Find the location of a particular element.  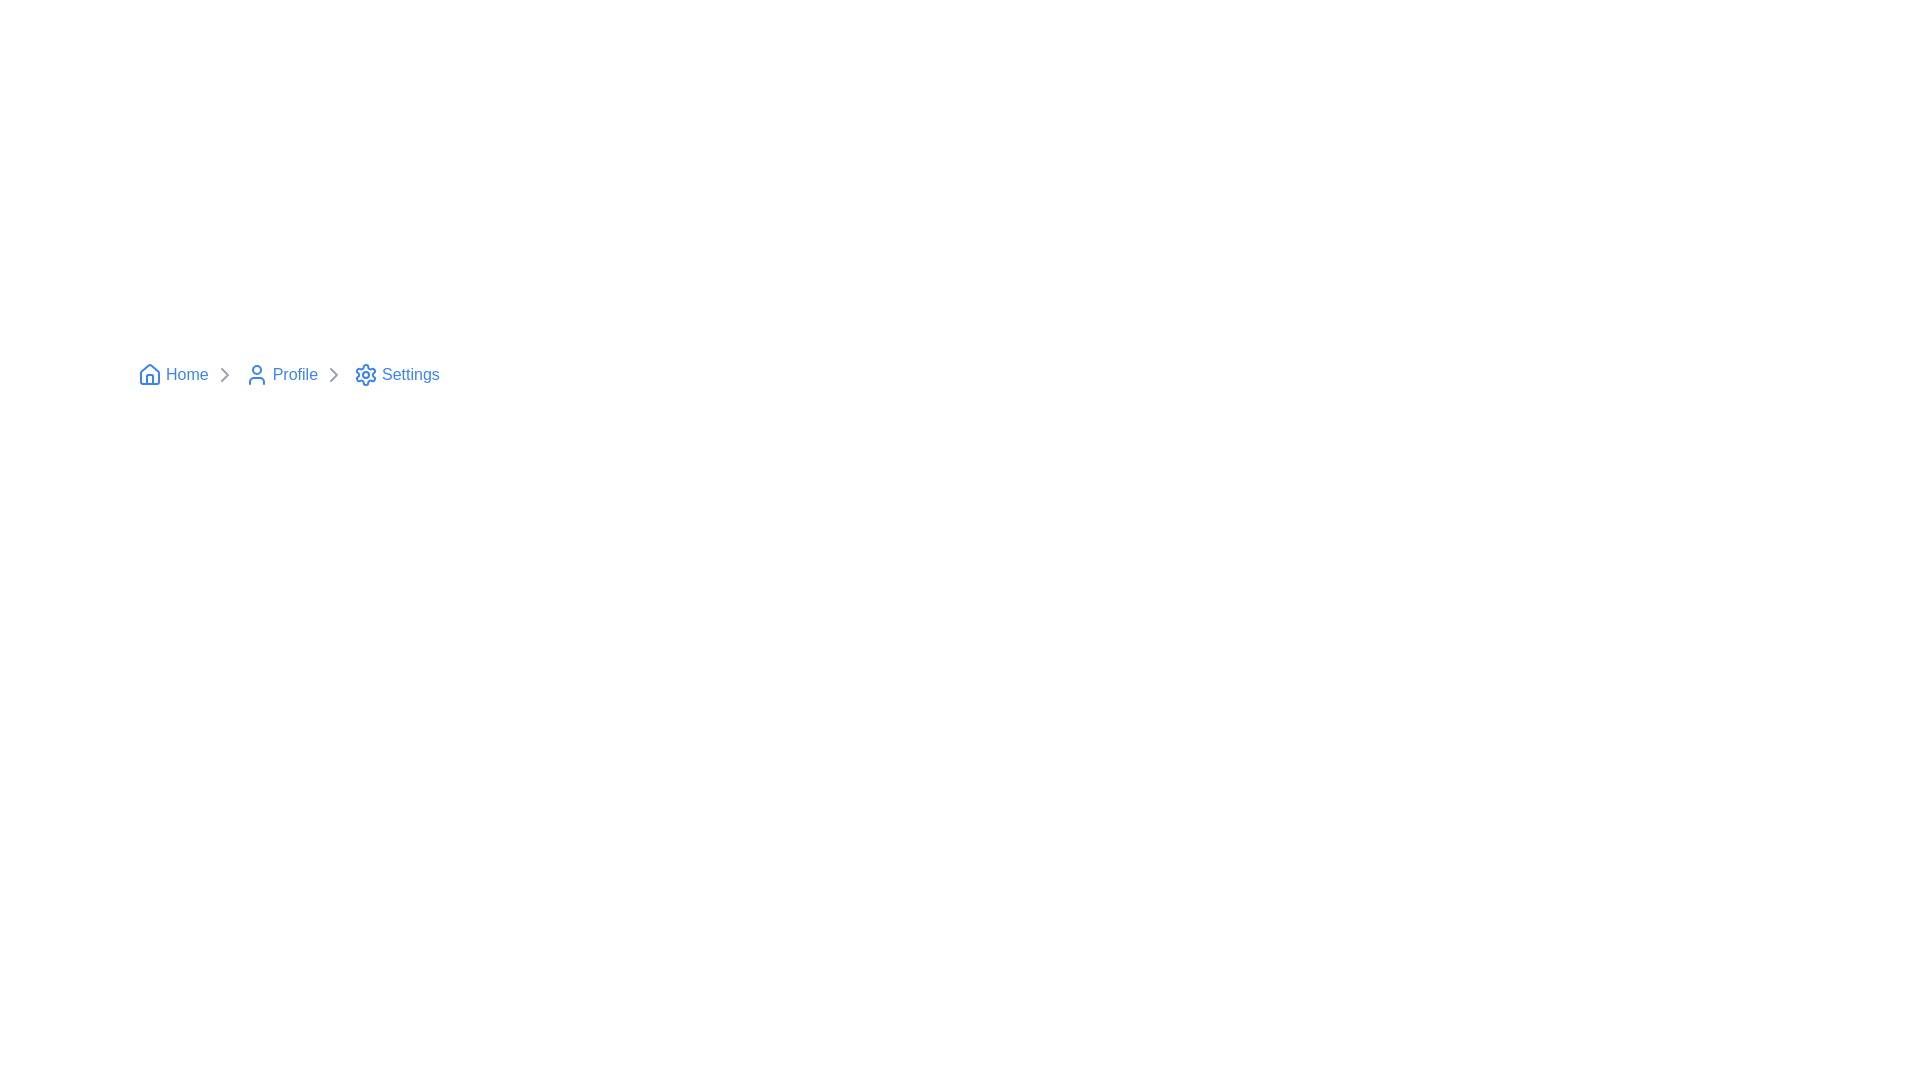

the blue, underlined 'Profile' hyperlink adjacent to a user silhouette icon in the breadcrumb navigation bar to underline it is located at coordinates (280, 374).